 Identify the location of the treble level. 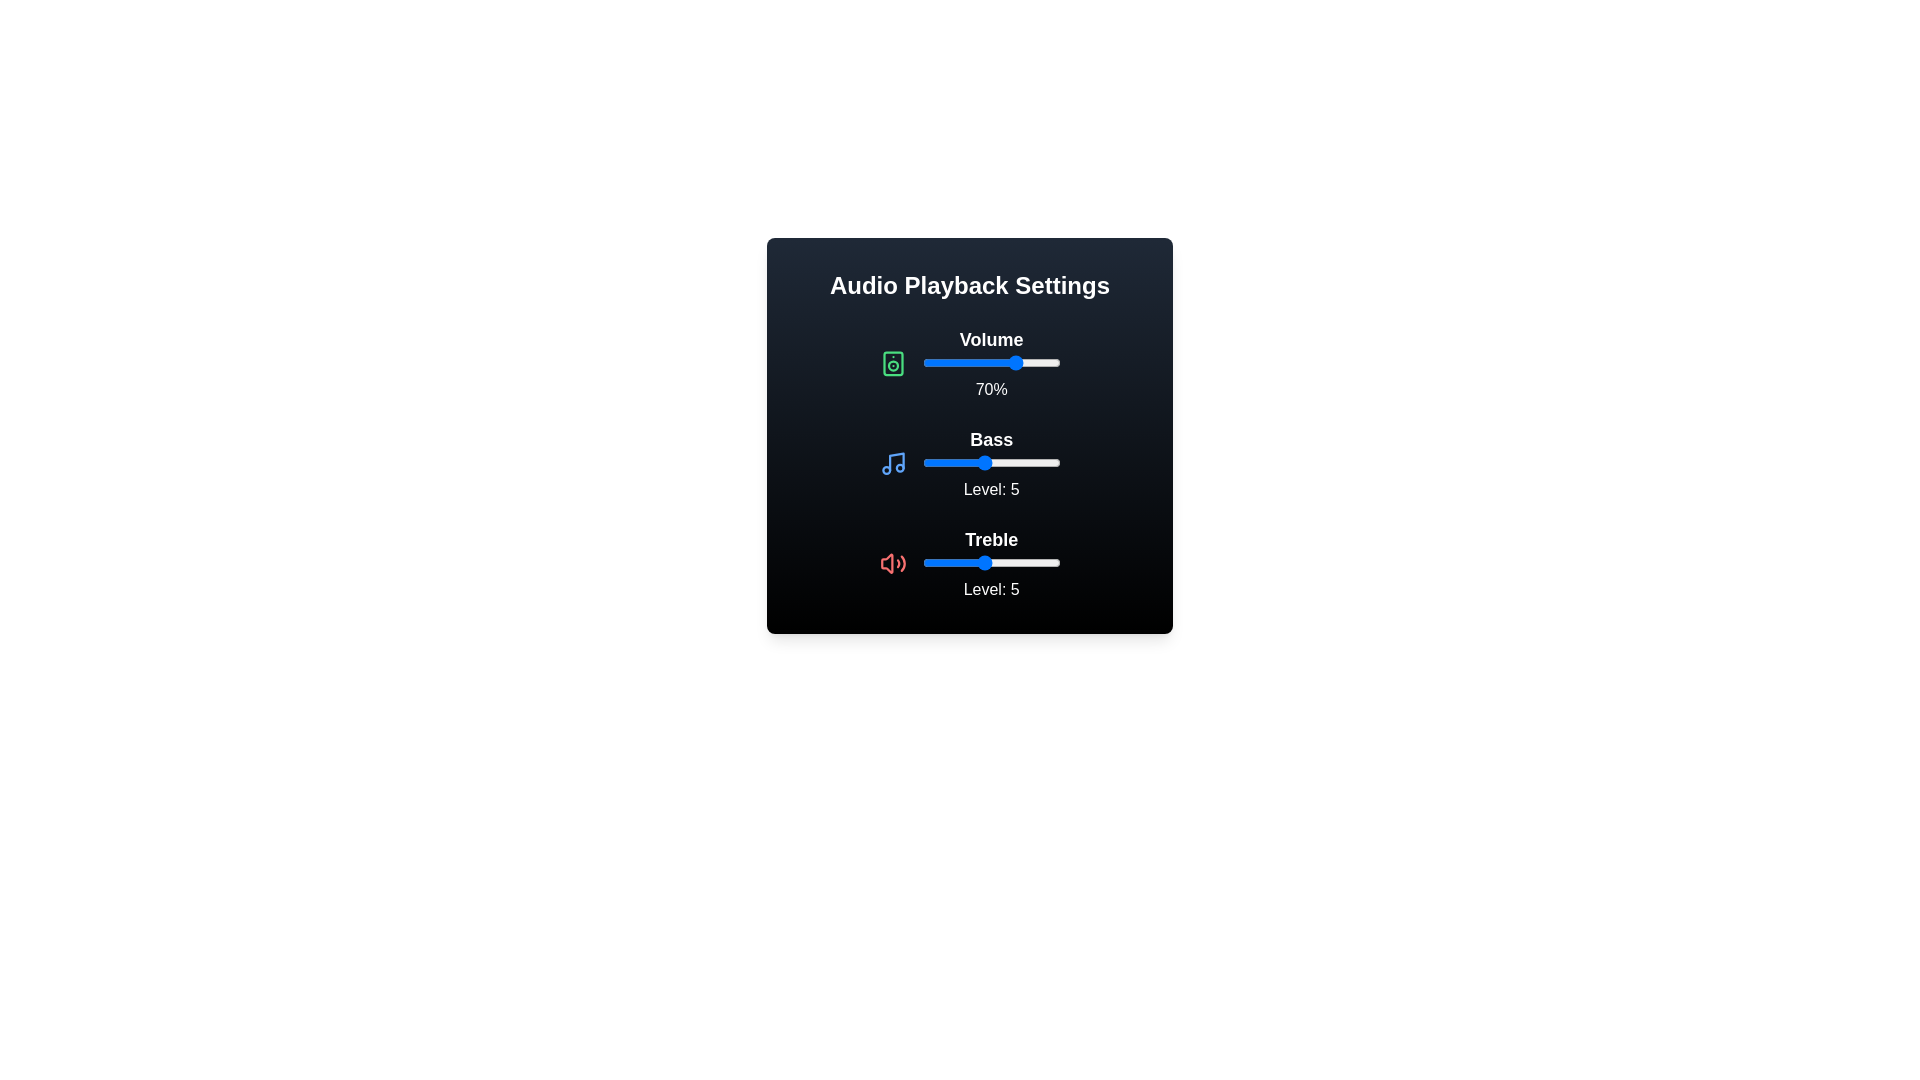
(1014, 563).